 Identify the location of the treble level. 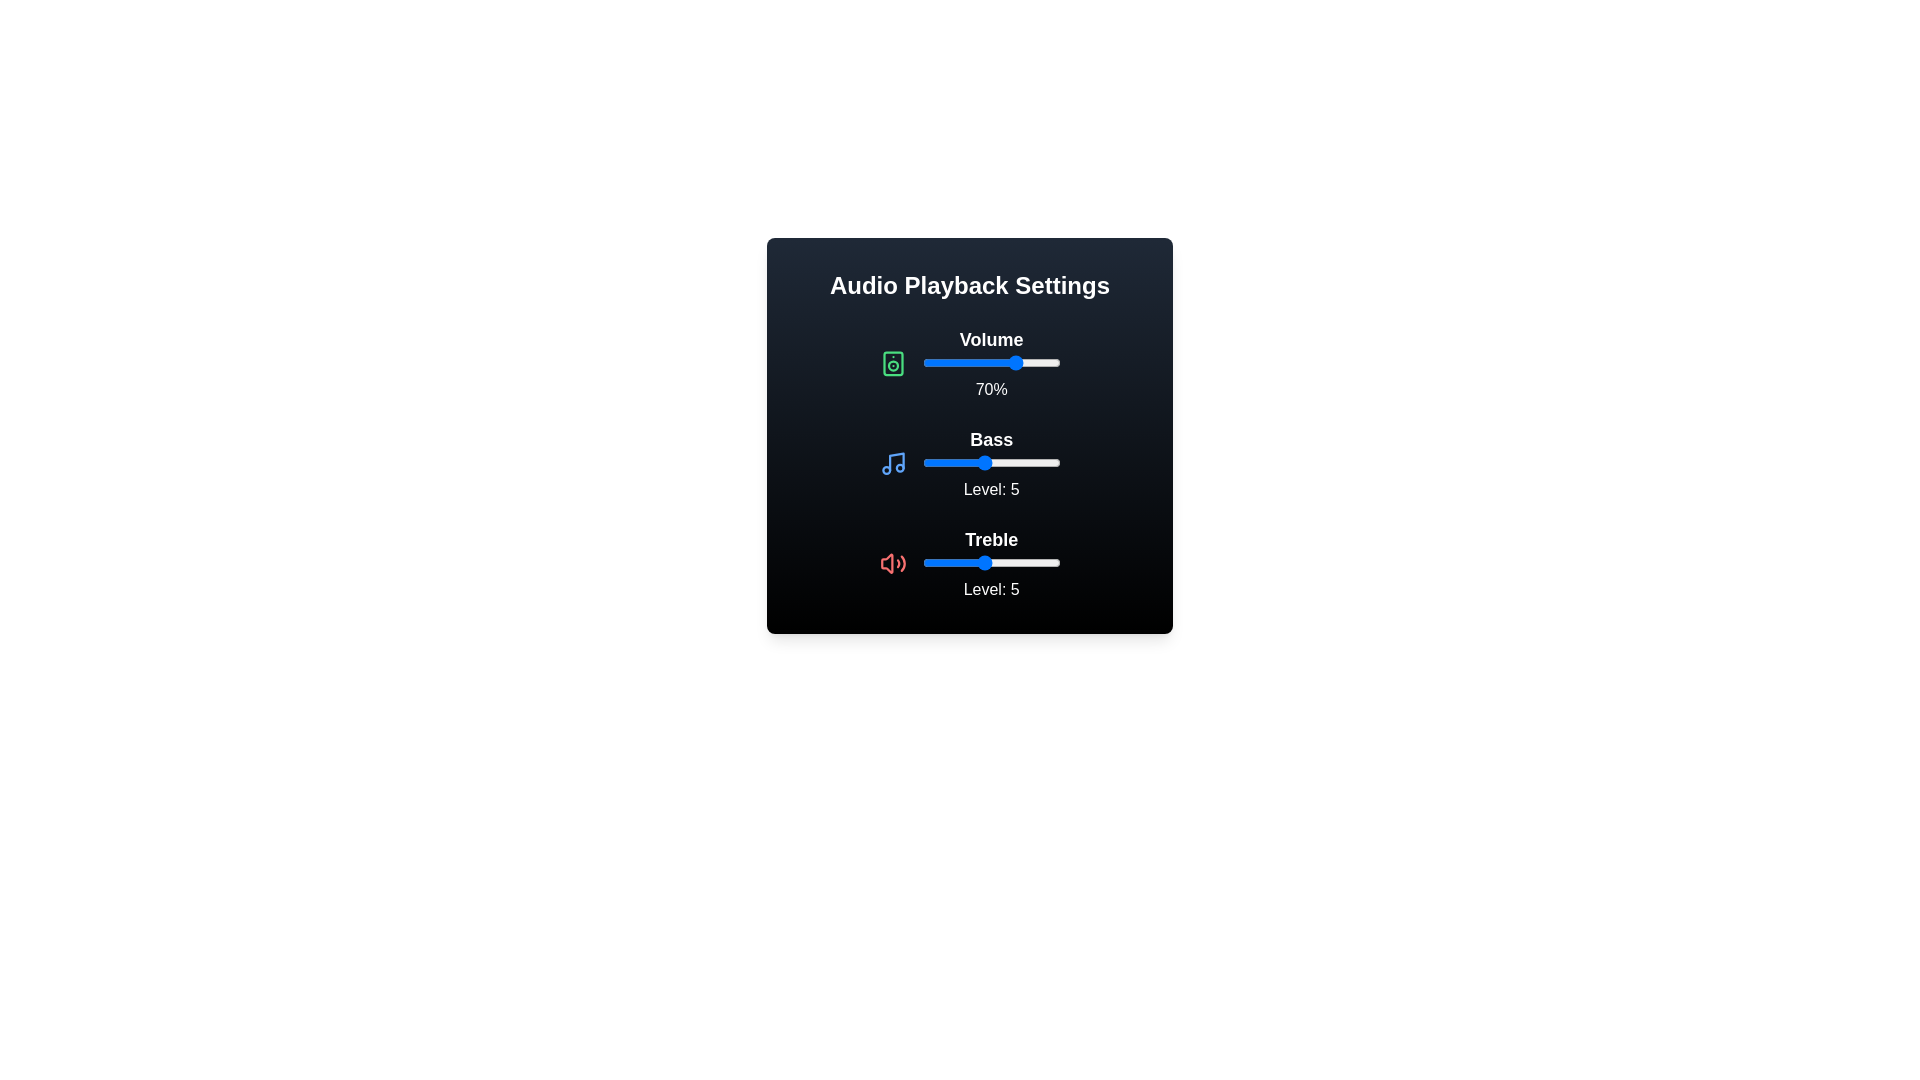
(1014, 563).